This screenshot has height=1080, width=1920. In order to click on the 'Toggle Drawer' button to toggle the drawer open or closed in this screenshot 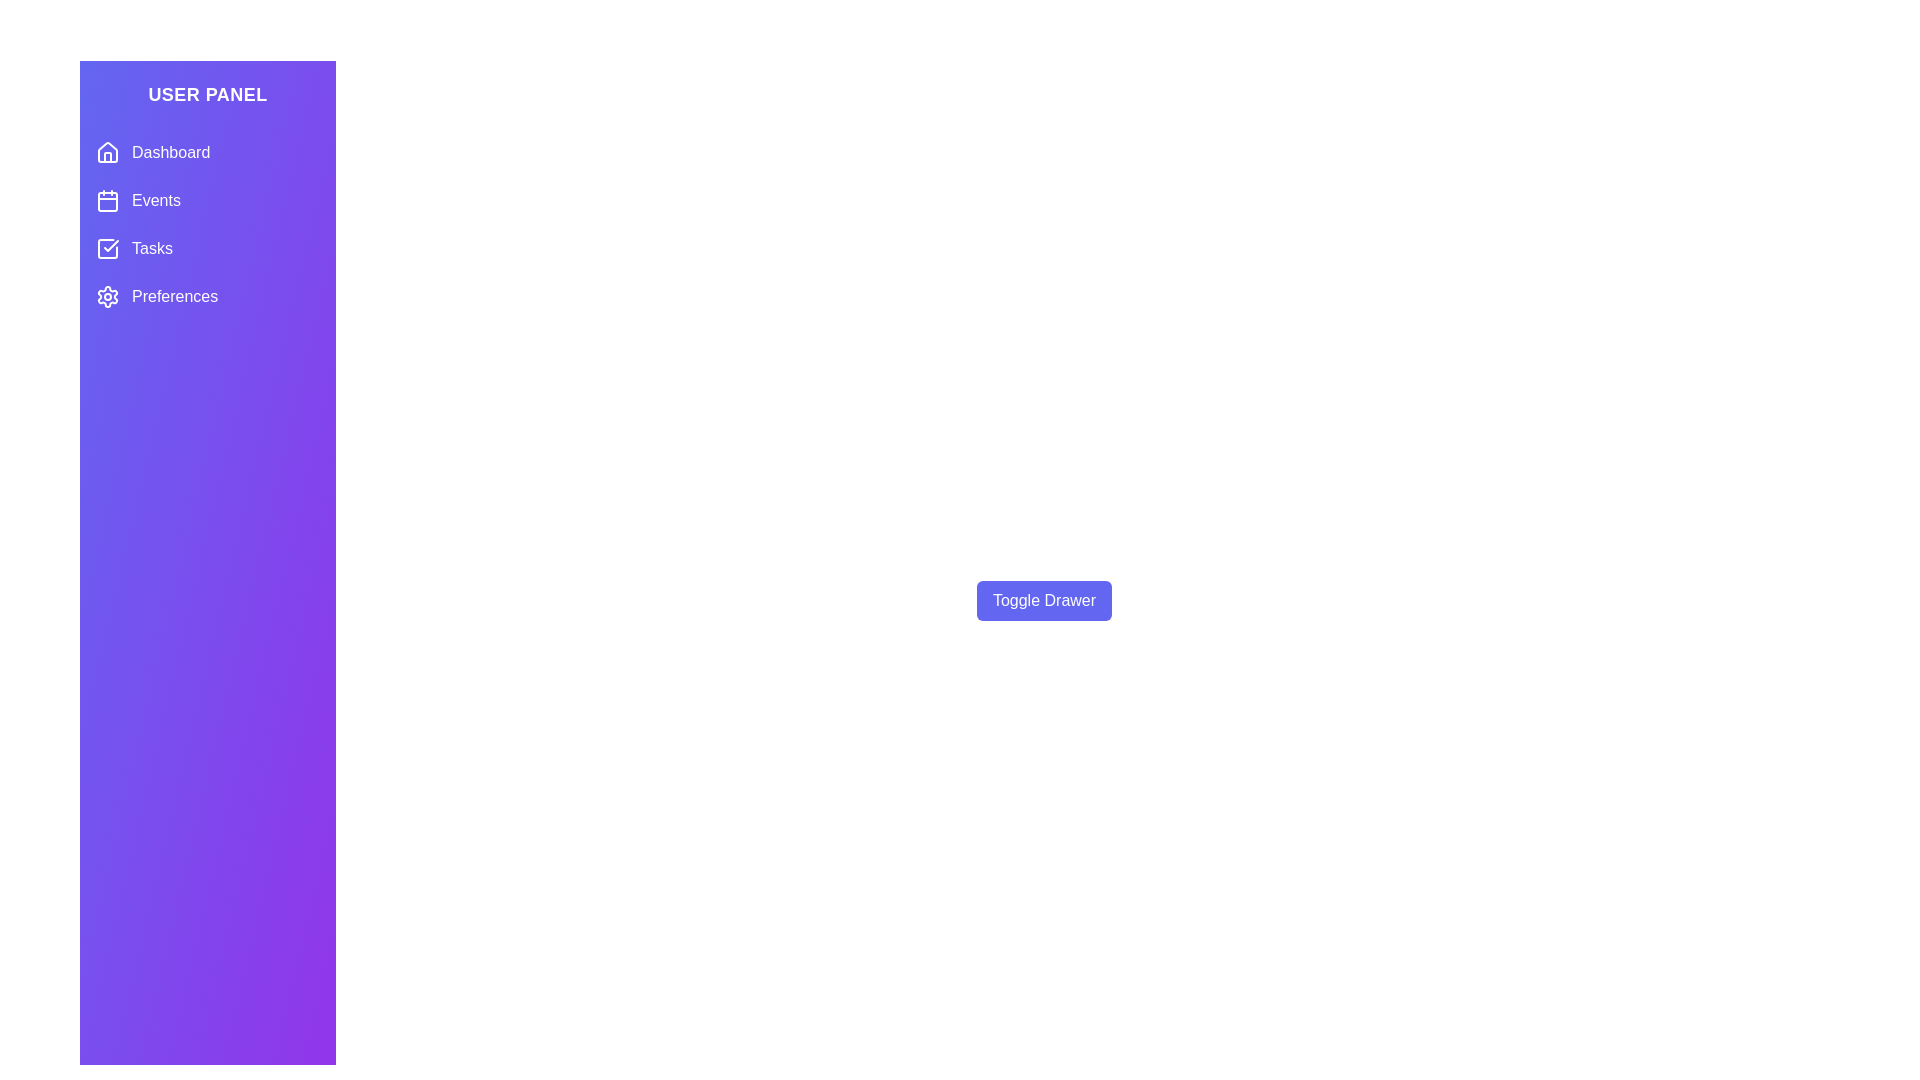, I will do `click(1043, 600)`.